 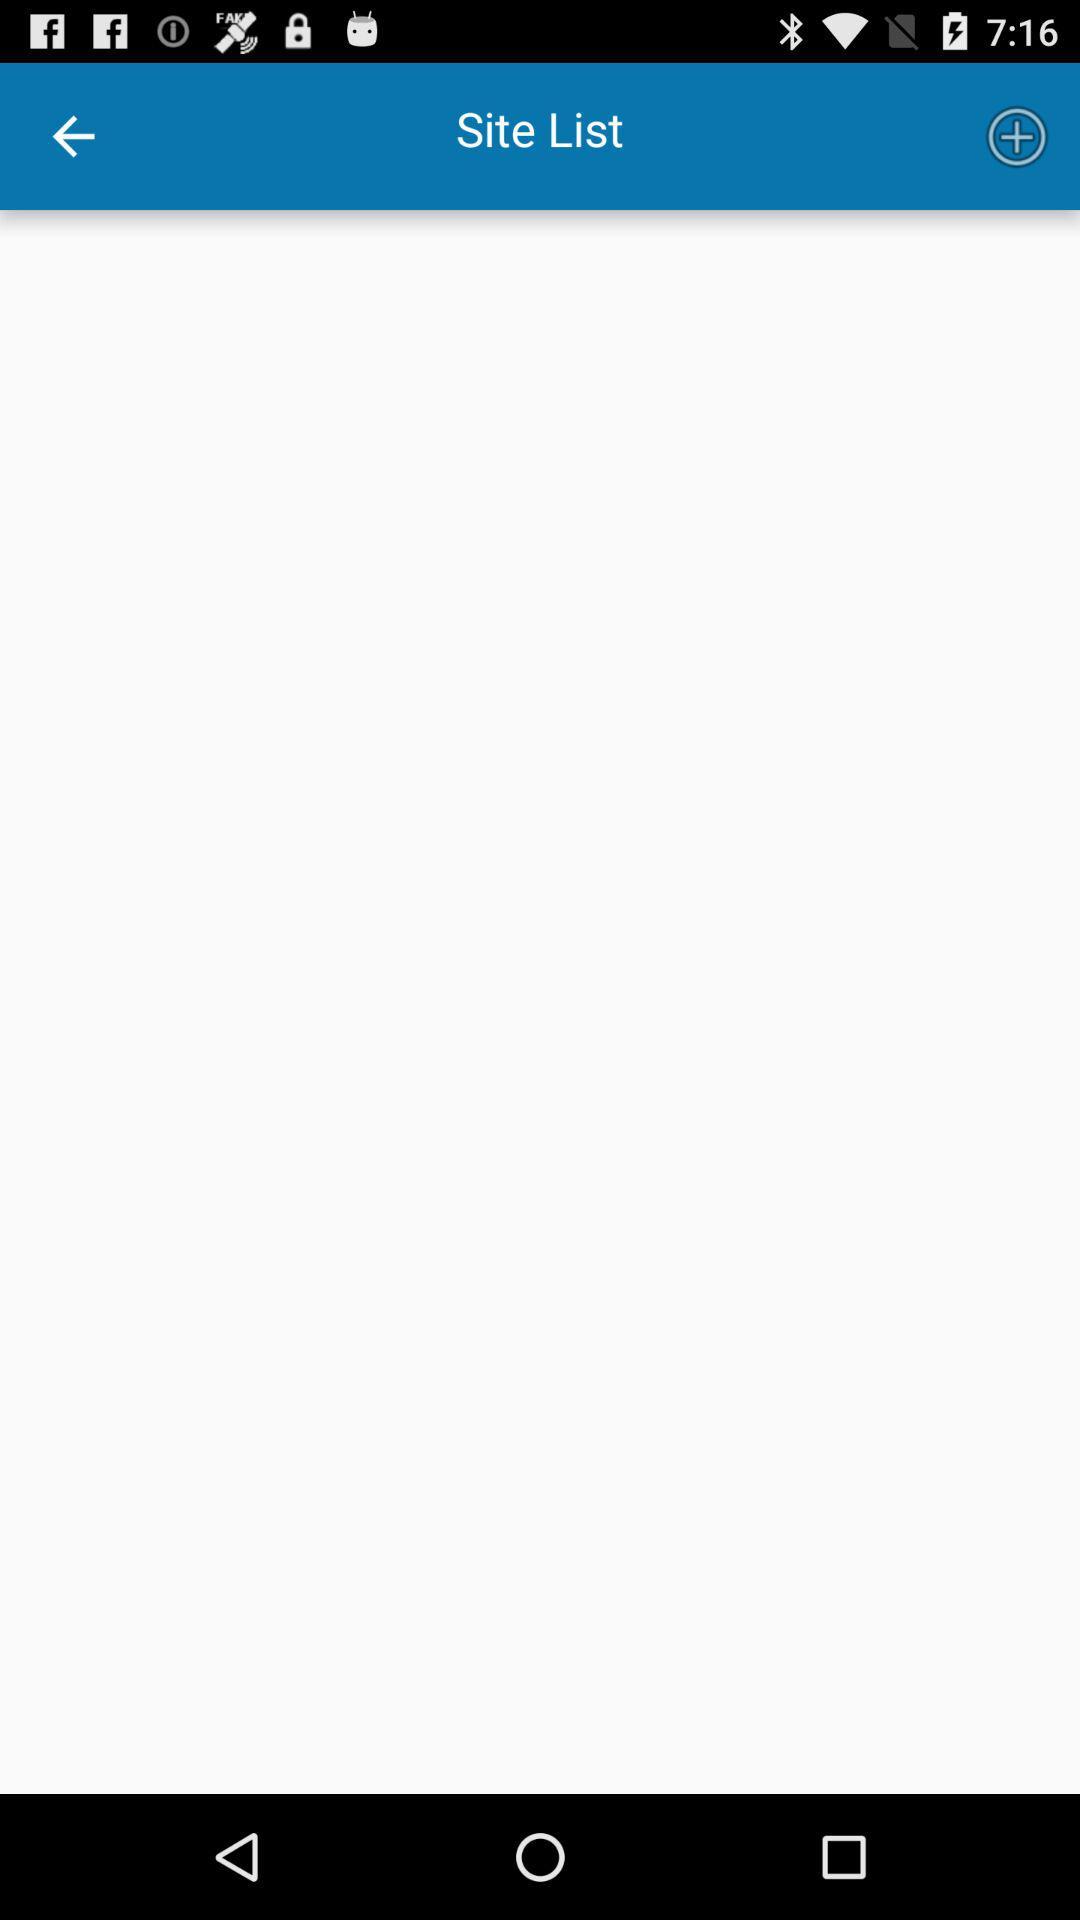 I want to click on the icon at the center, so click(x=540, y=1002).